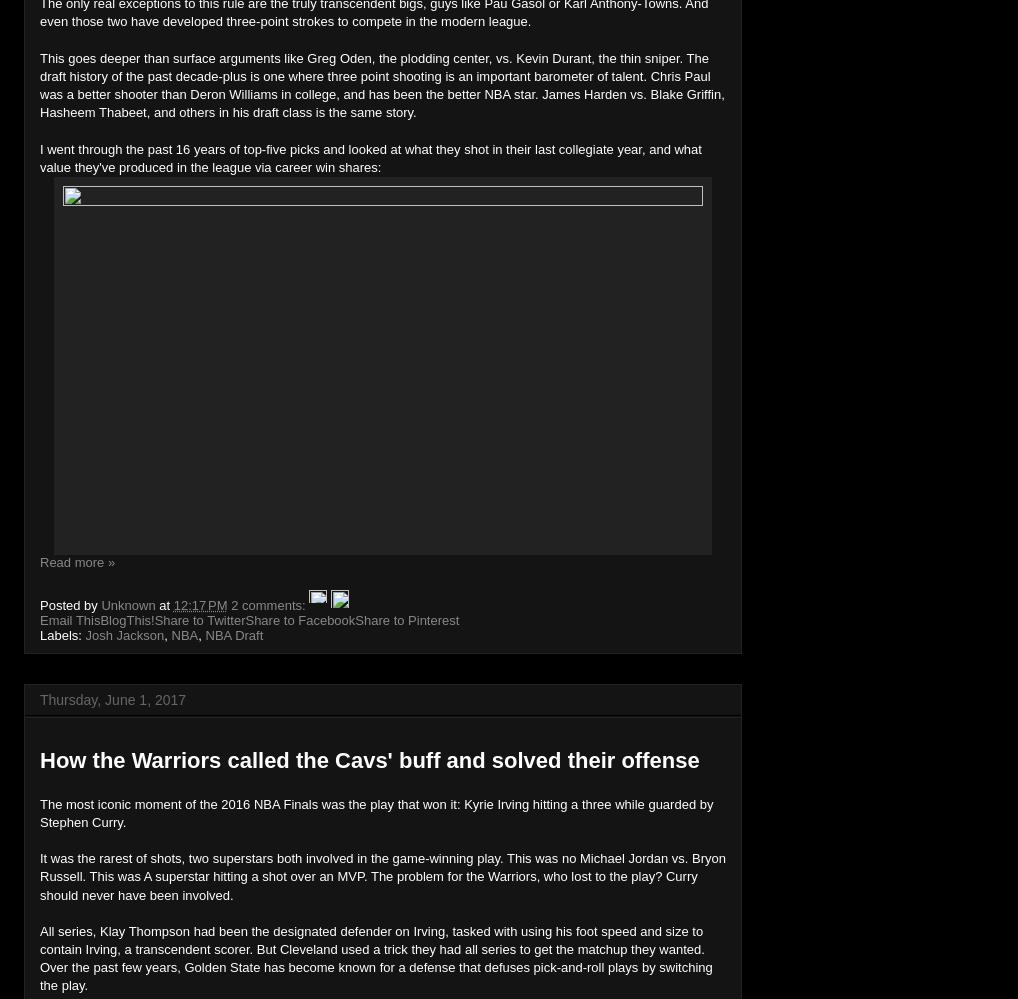 This screenshot has height=999, width=1018. What do you see at coordinates (200, 604) in the screenshot?
I see `'12:17 PM'` at bounding box center [200, 604].